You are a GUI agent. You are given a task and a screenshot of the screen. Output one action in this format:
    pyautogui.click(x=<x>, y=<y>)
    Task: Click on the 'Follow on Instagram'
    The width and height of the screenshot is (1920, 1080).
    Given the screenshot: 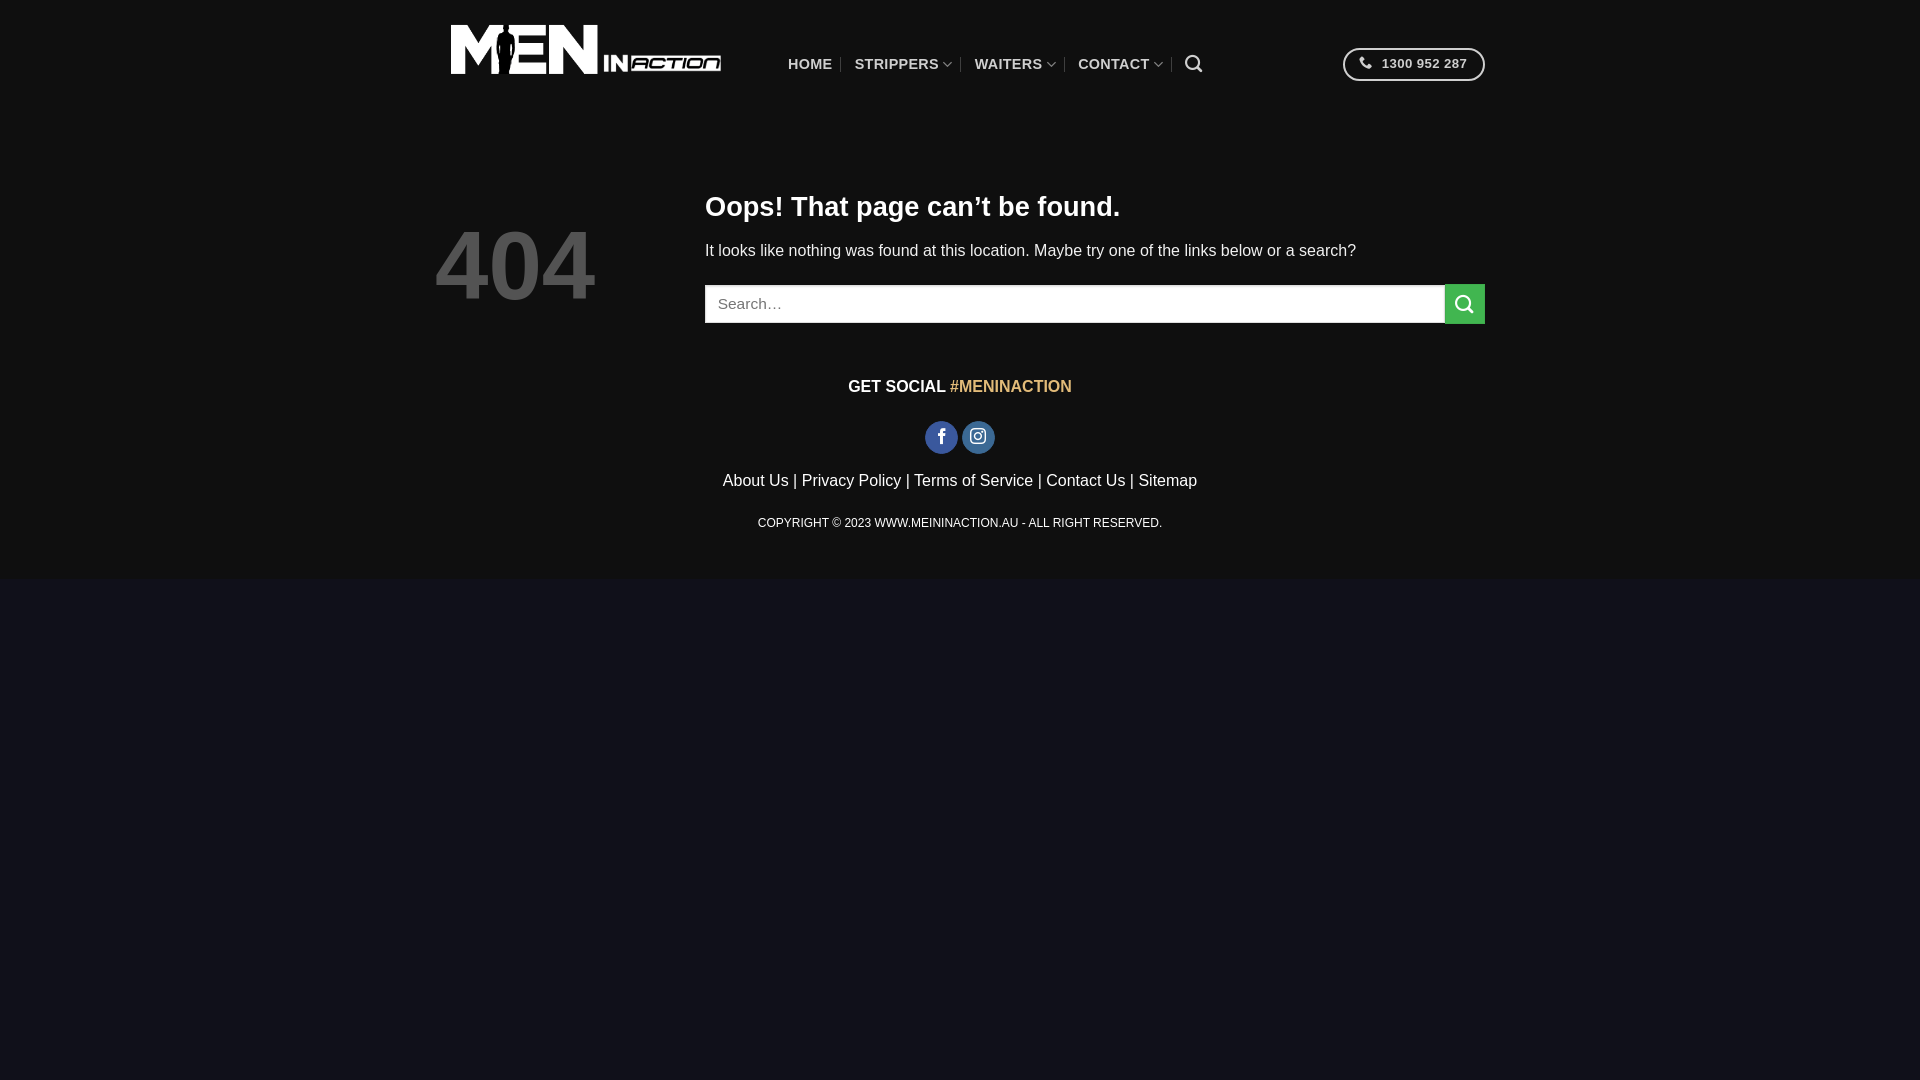 What is the action you would take?
    pyautogui.click(x=978, y=437)
    